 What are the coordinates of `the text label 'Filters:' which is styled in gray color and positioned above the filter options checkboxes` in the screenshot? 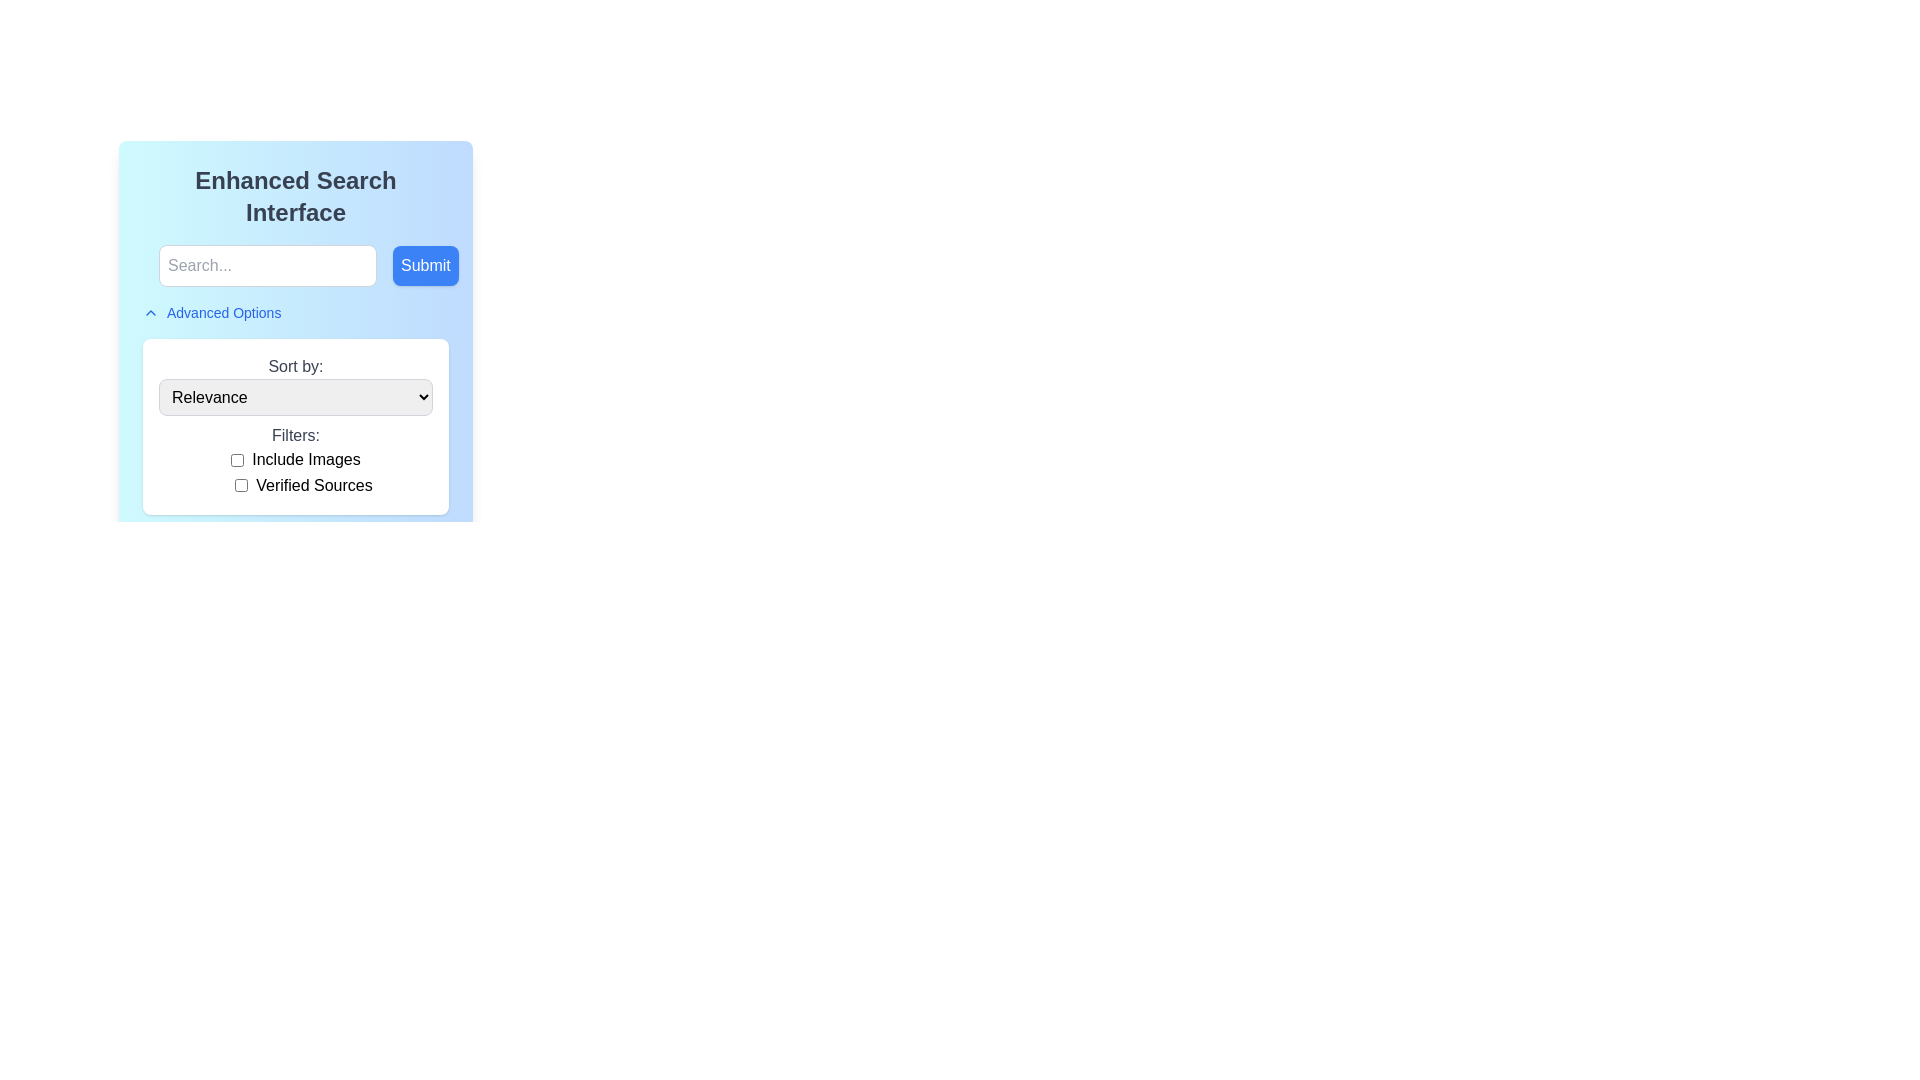 It's located at (295, 434).